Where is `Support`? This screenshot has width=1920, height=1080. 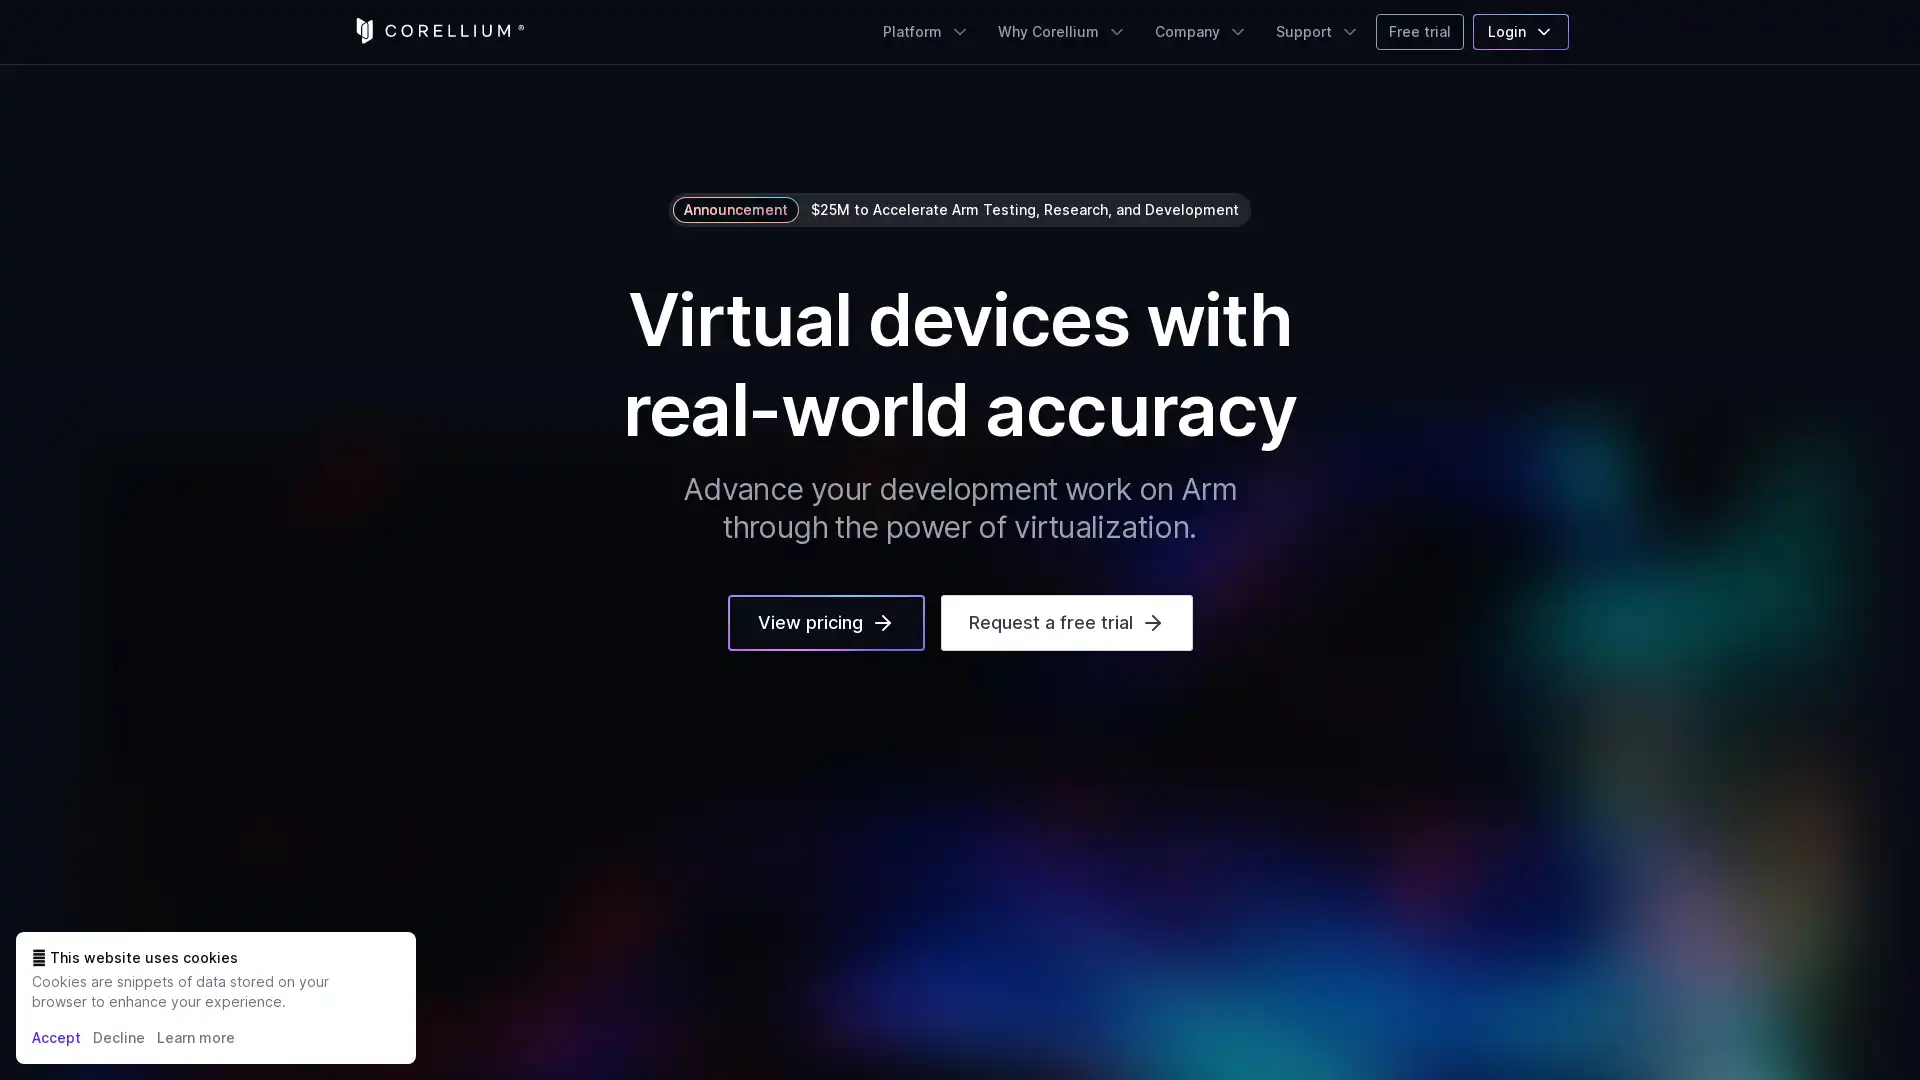
Support is located at coordinates (1318, 31).